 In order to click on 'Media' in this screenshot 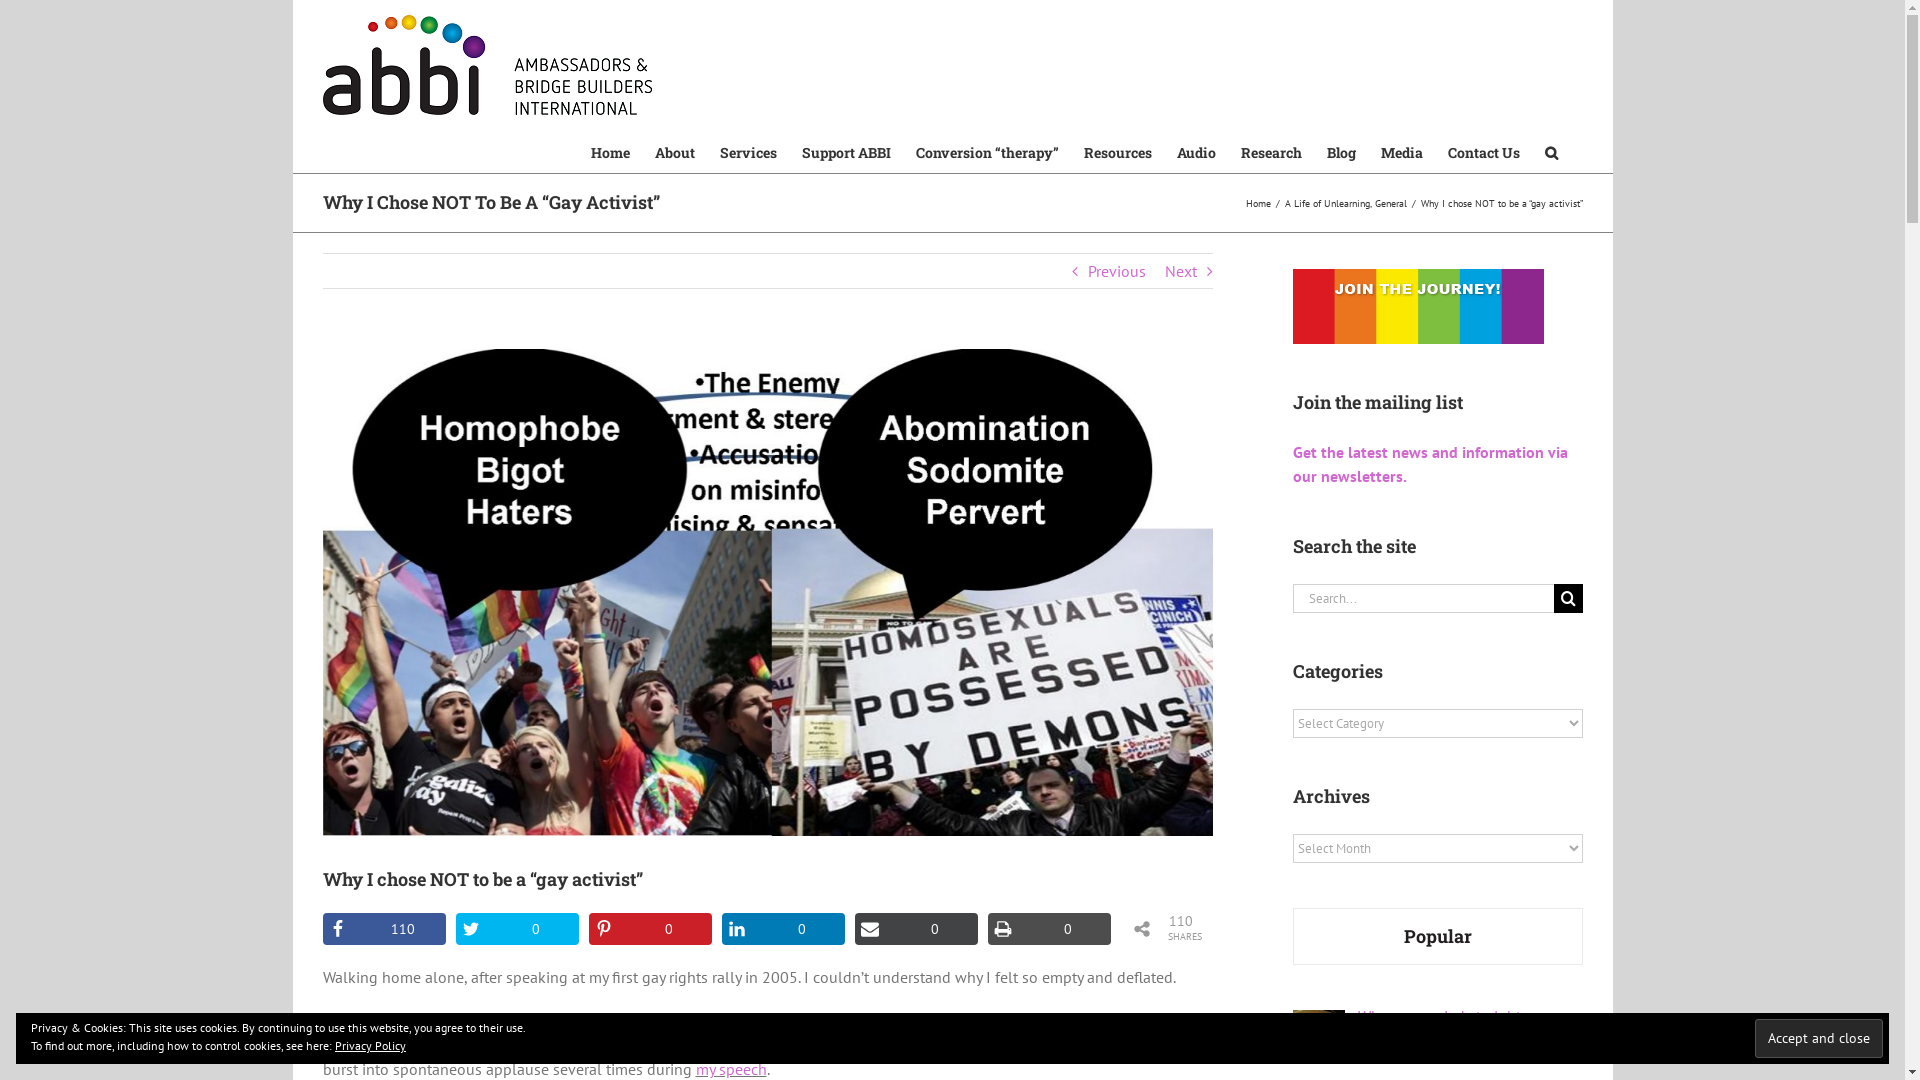, I will do `click(1400, 150)`.